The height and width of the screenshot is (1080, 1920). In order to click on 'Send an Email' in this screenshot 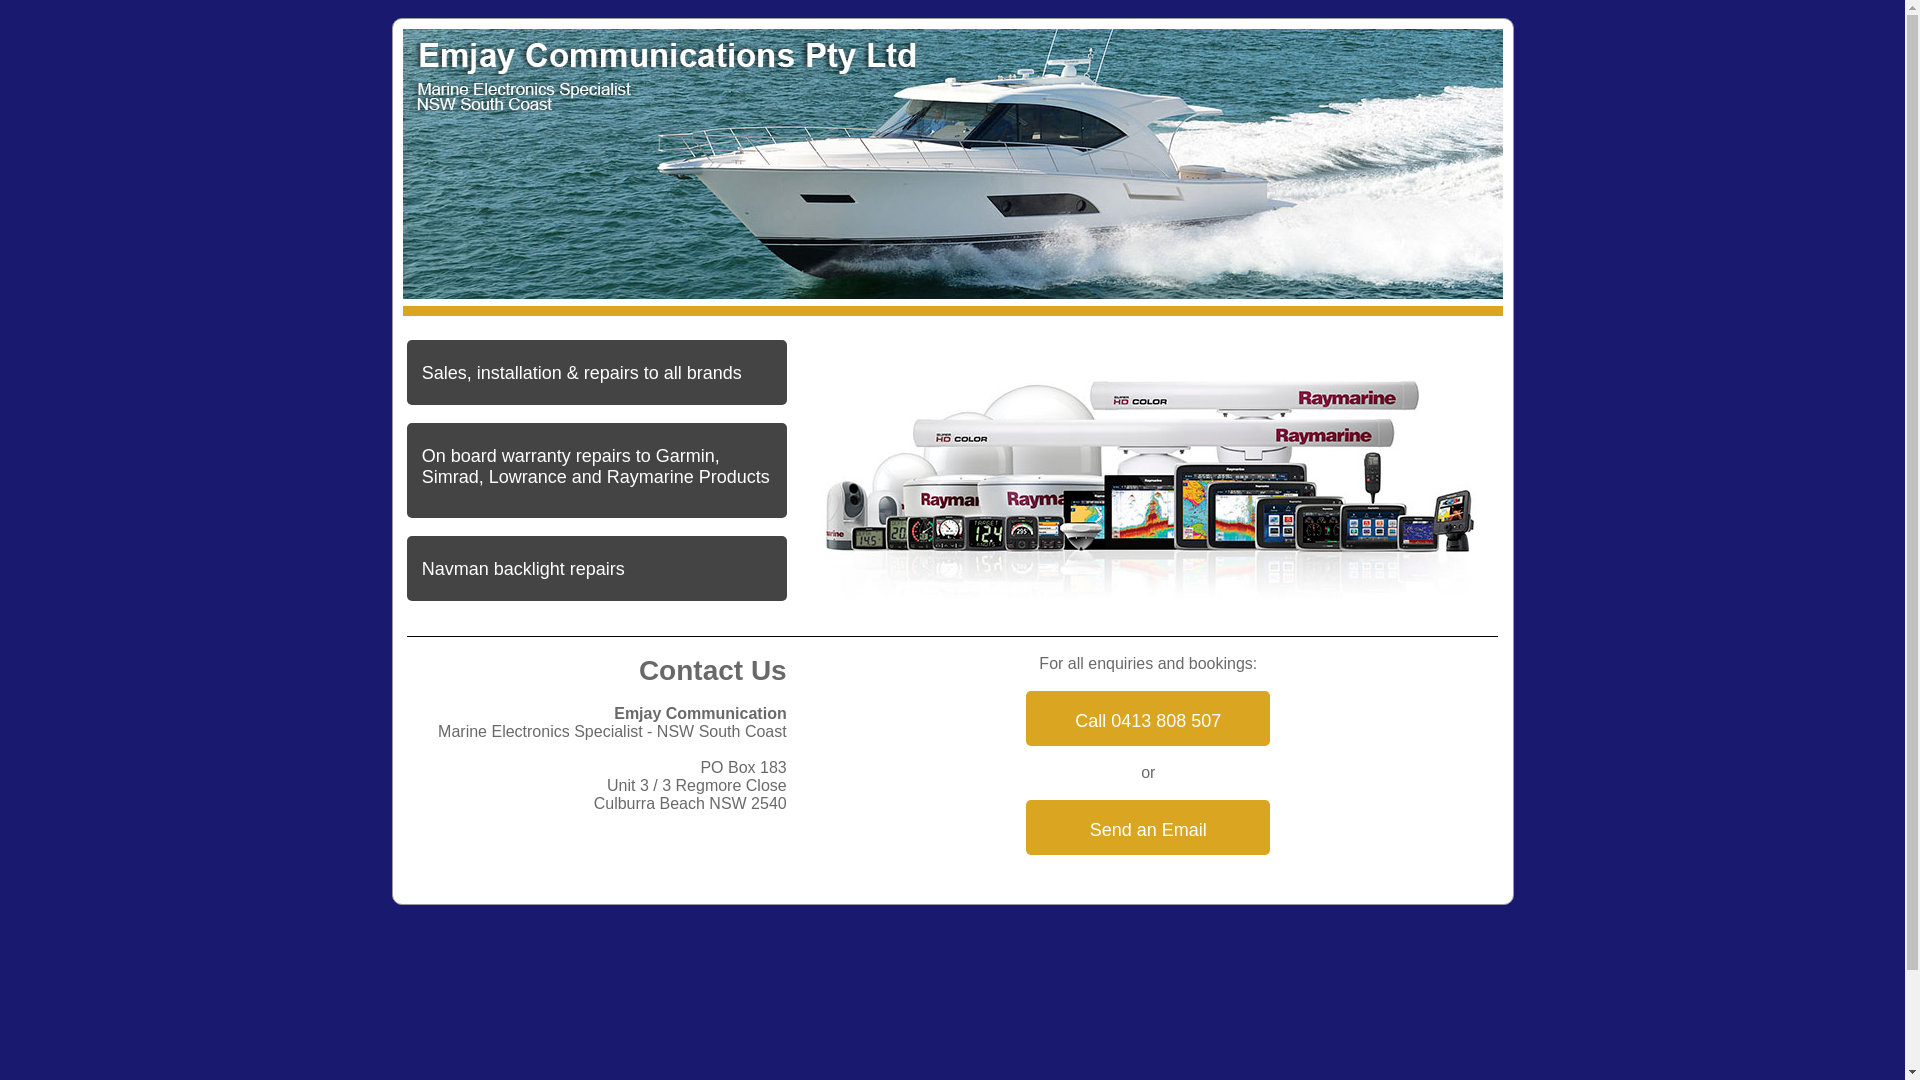, I will do `click(1147, 827)`.